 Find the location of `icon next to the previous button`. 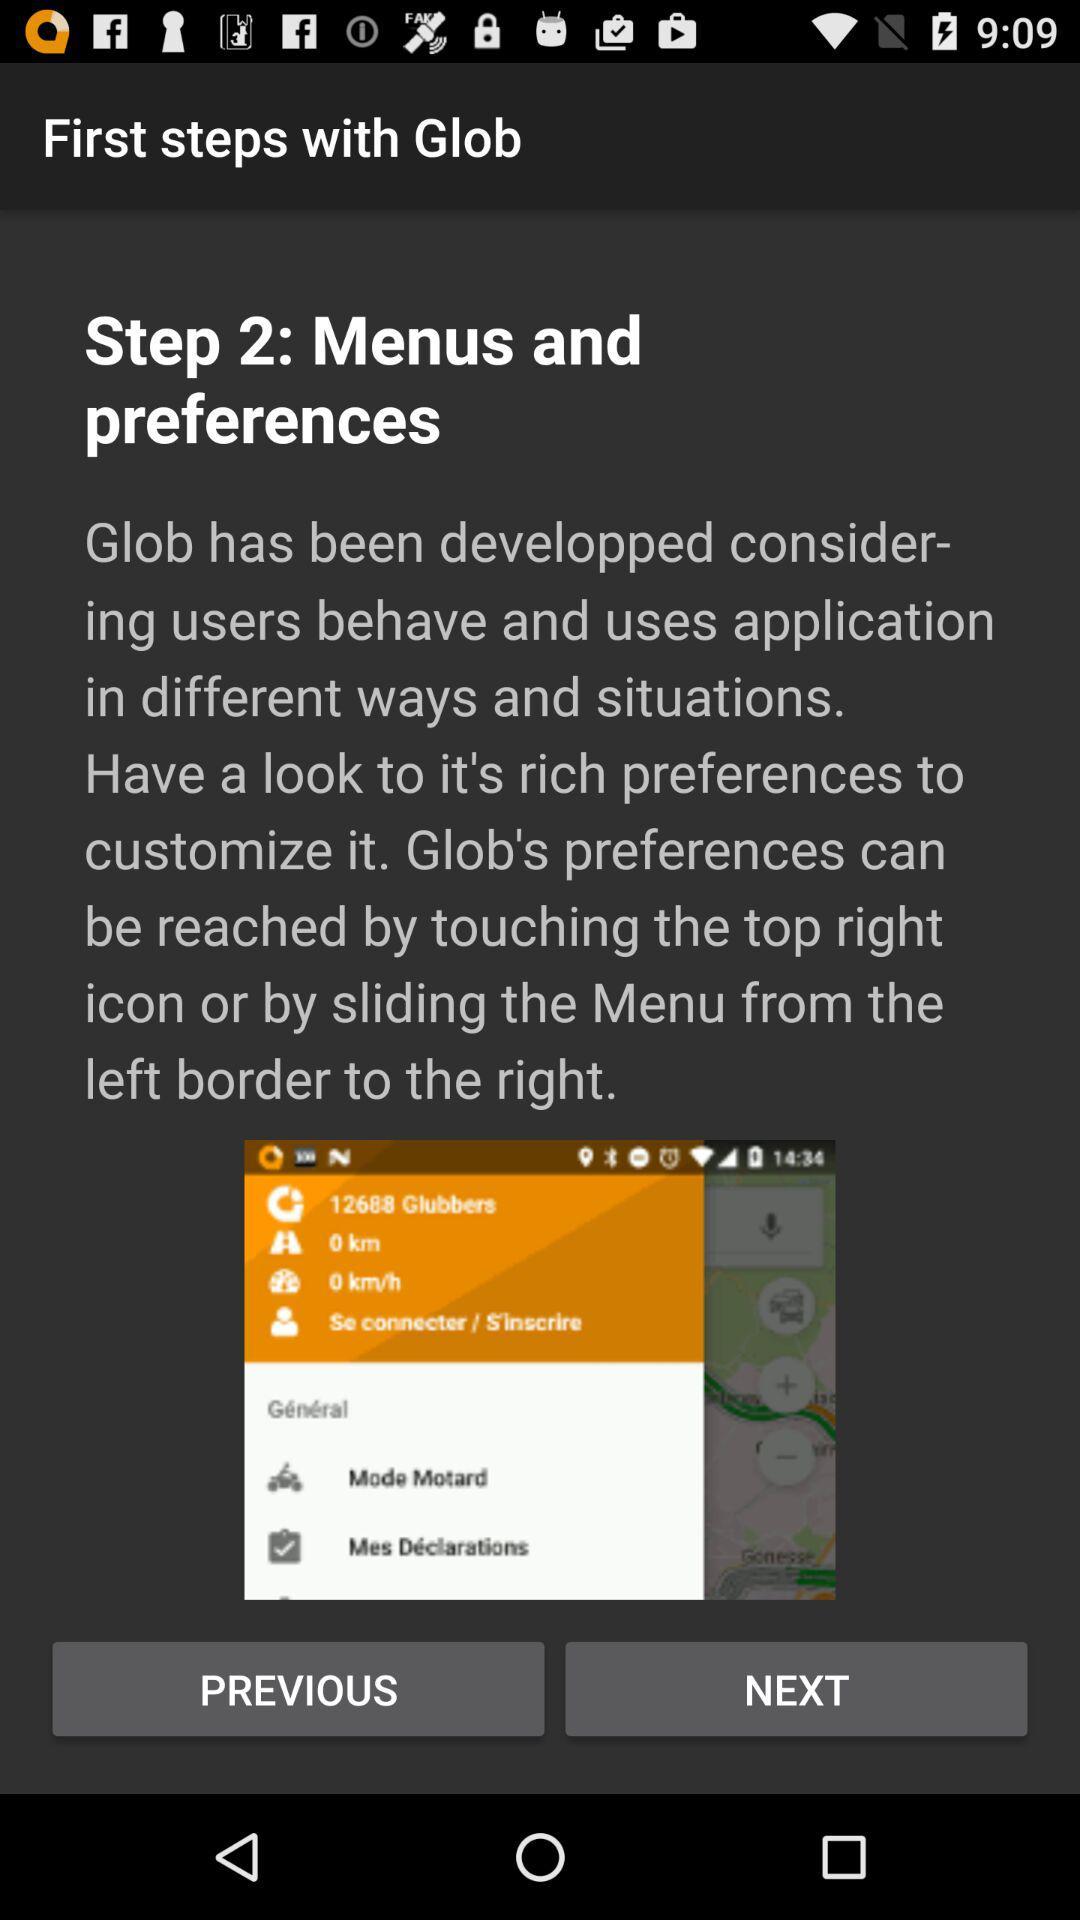

icon next to the previous button is located at coordinates (795, 1688).